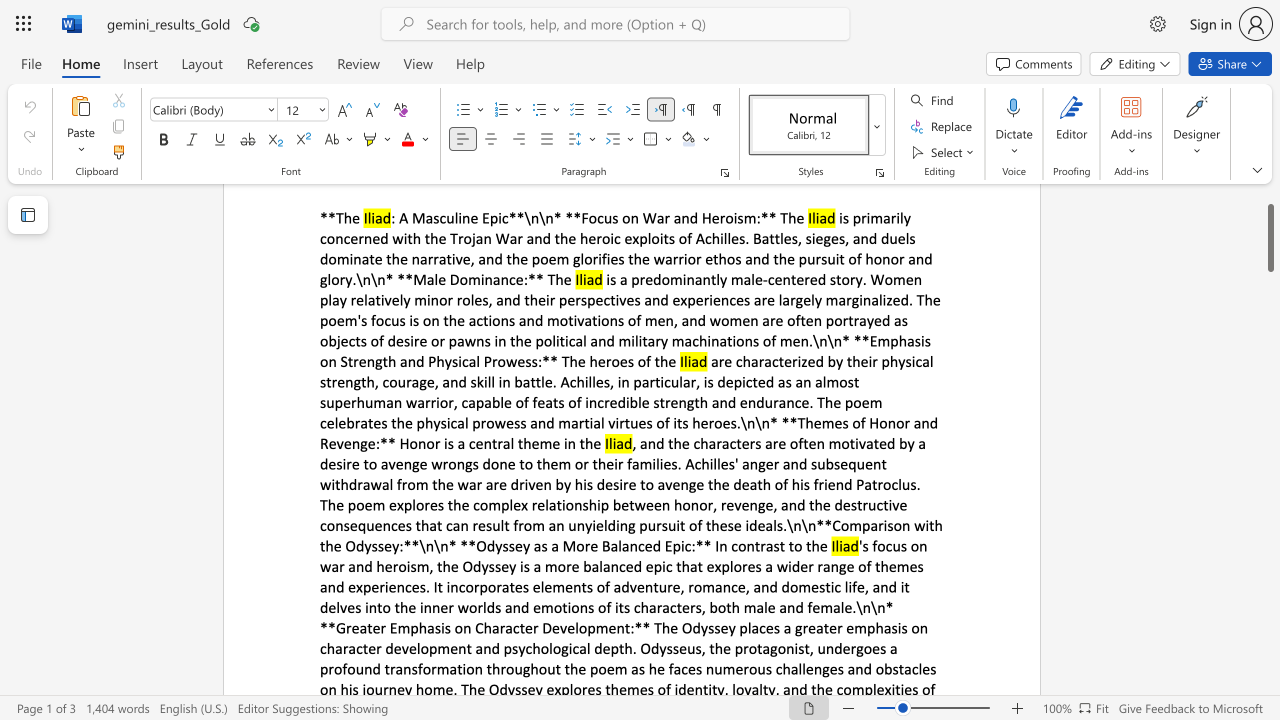  I want to click on the scrollbar and move up 30 pixels, so click(1269, 237).